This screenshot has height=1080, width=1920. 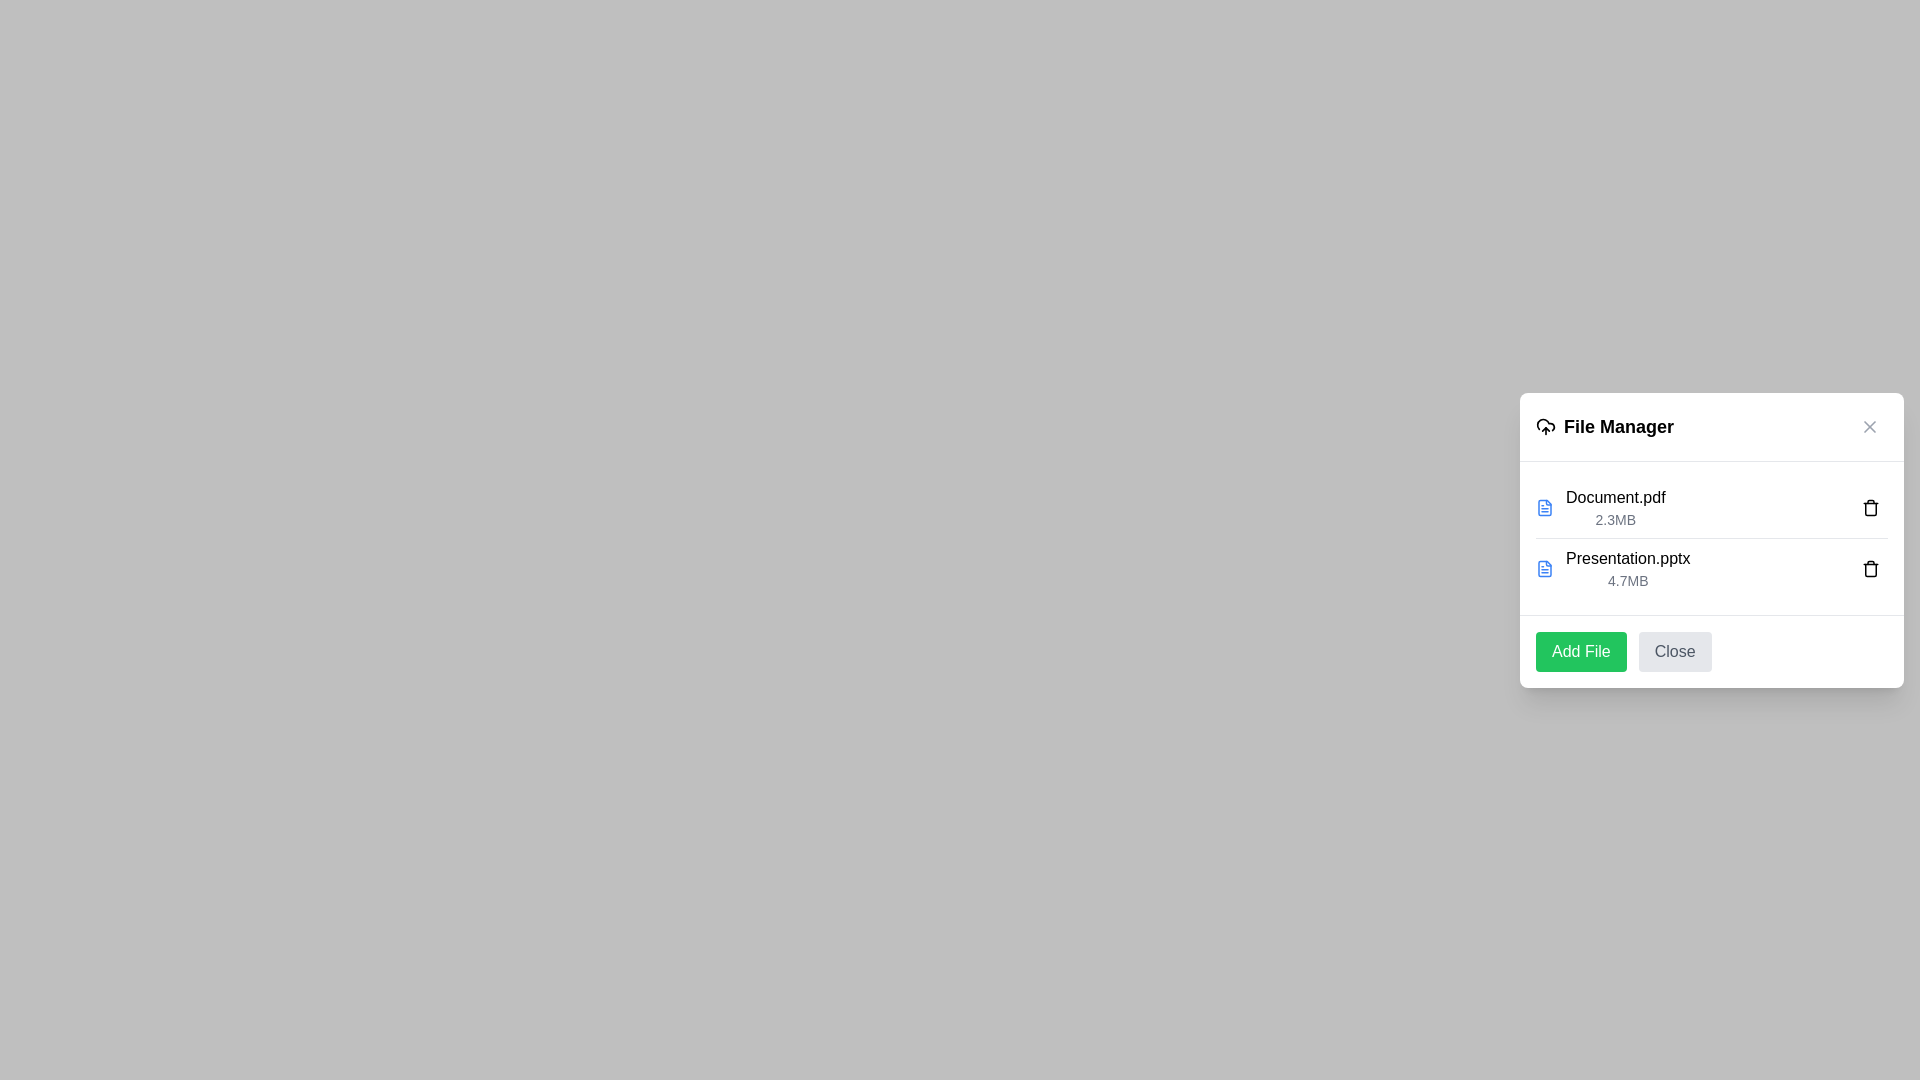 What do you see at coordinates (1544, 425) in the screenshot?
I see `the upload icon located to the left of the 'File Manager' heading in the title bar of the modal` at bounding box center [1544, 425].